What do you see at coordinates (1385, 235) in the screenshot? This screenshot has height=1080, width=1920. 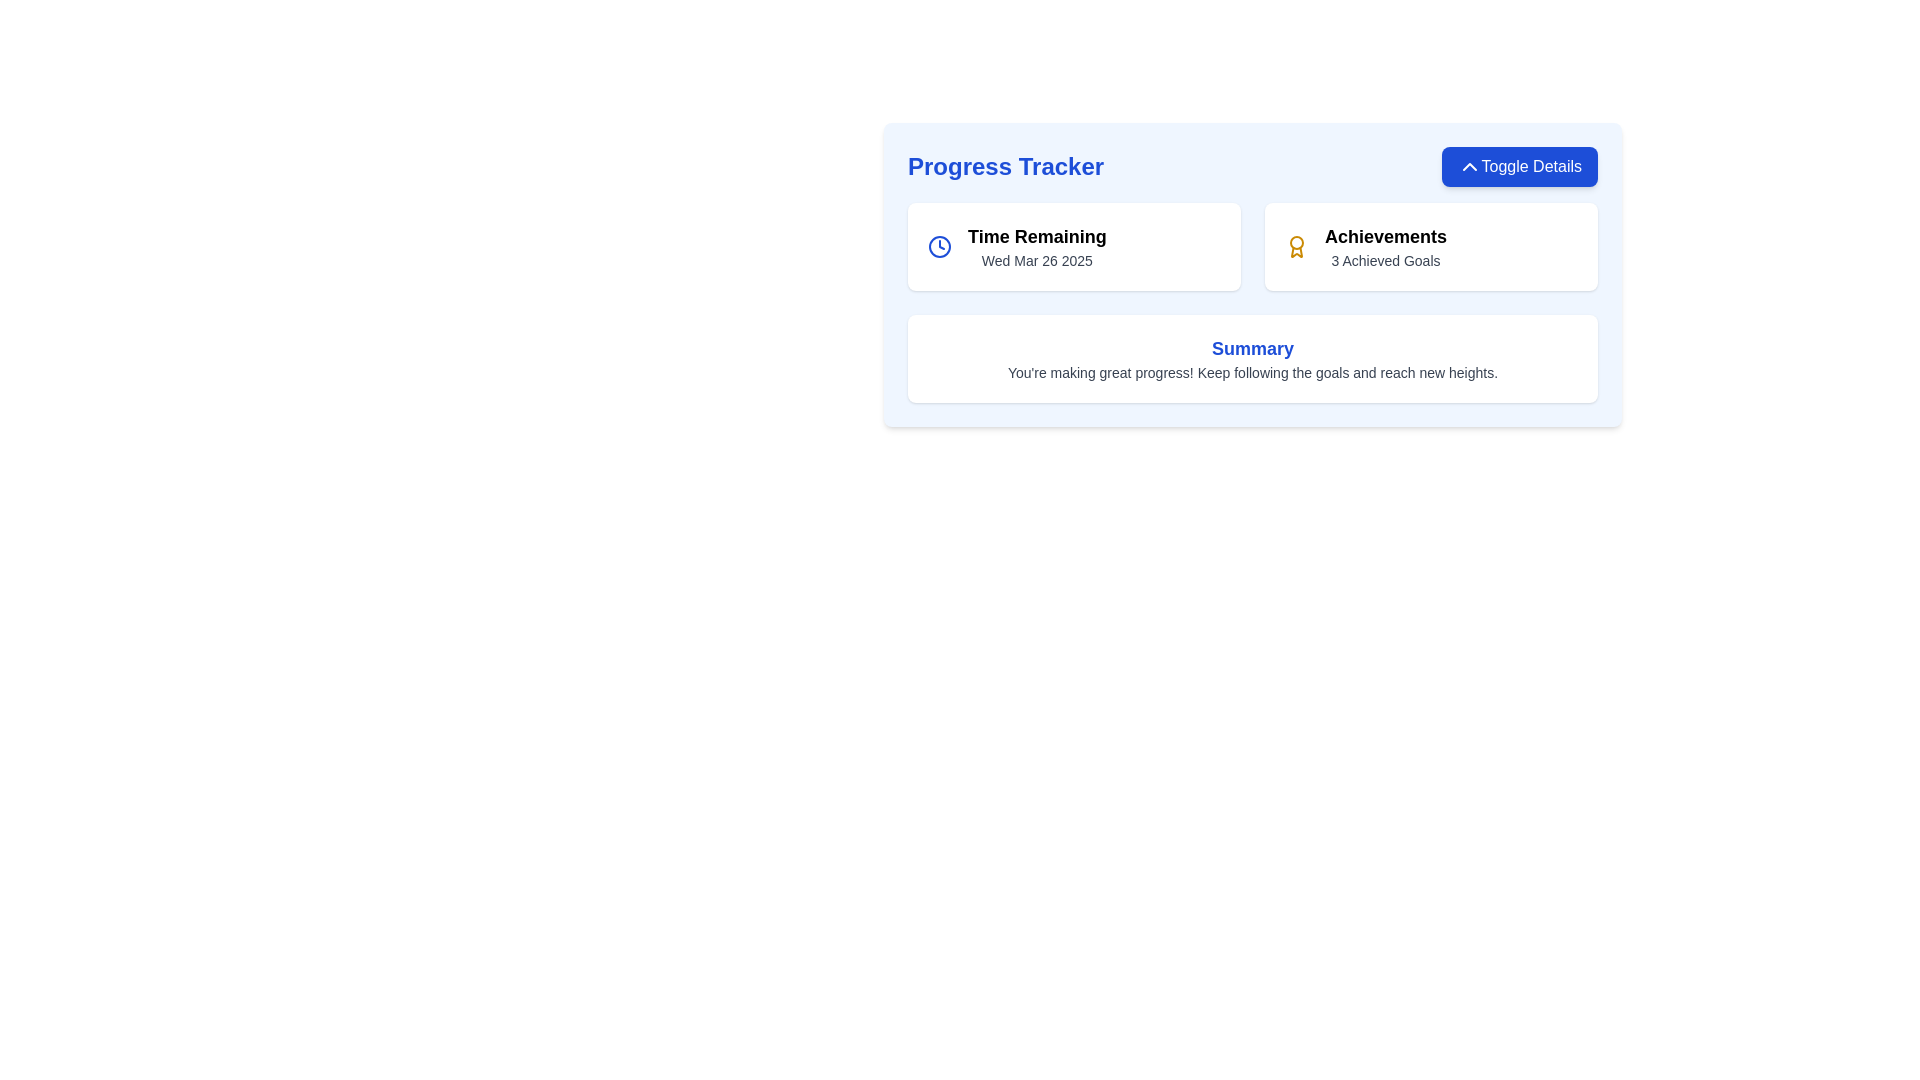 I see `the text label 'Achievements' which is styled in bold and larger than adjacent text, located in the top-right section of the interface` at bounding box center [1385, 235].